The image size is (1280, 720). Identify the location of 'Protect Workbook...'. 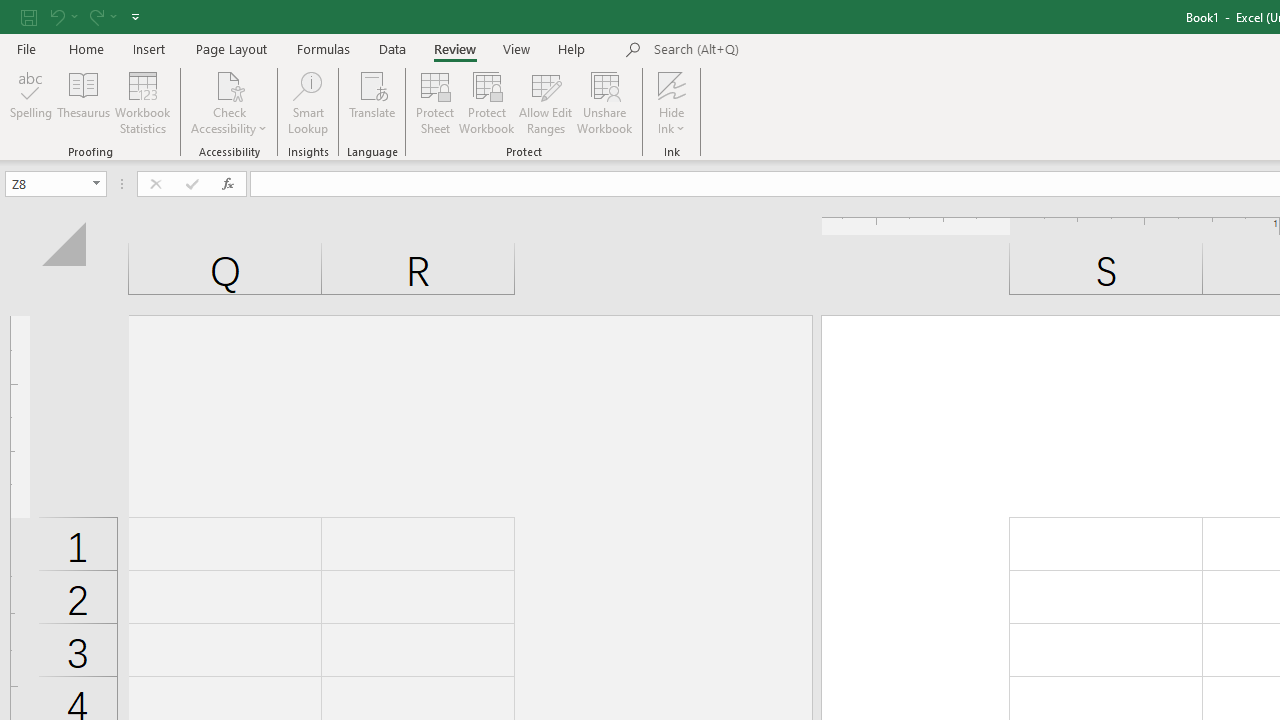
(487, 103).